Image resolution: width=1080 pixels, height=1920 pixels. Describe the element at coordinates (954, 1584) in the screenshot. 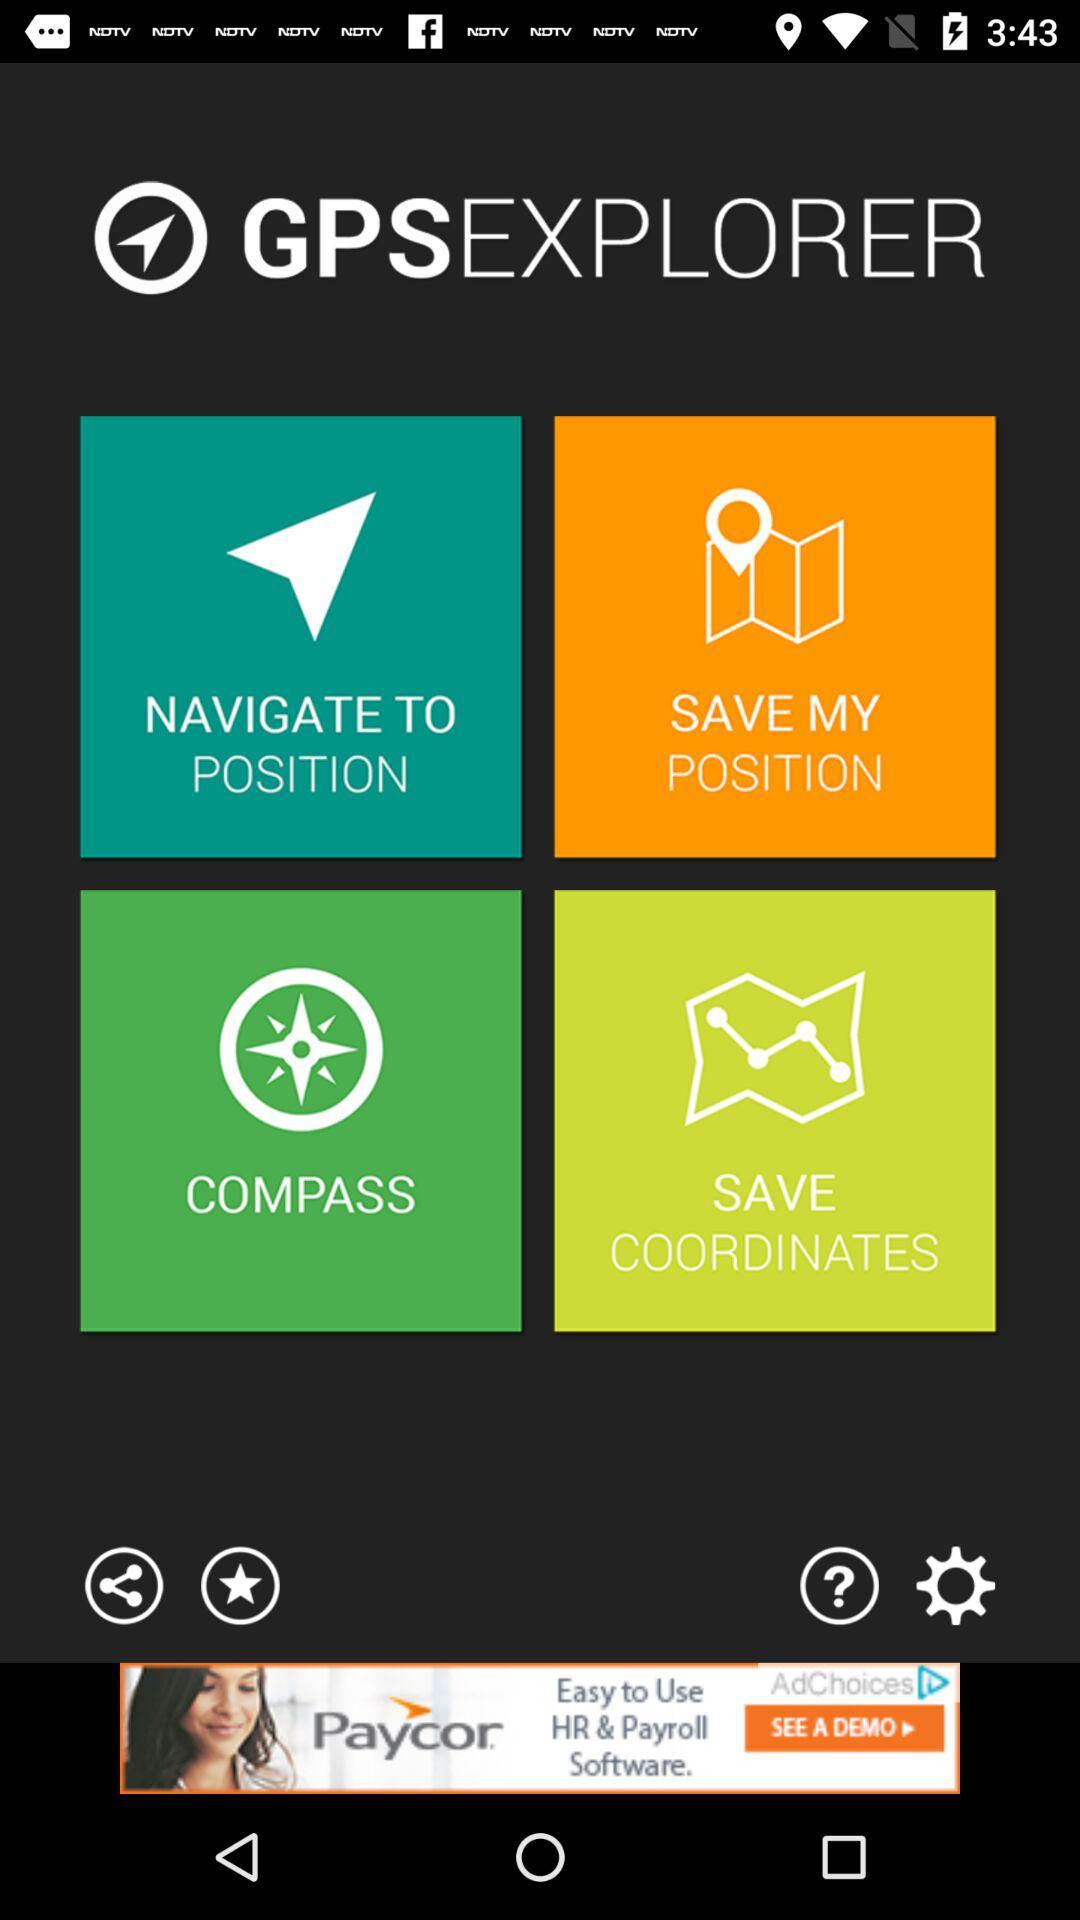

I see `settings option` at that location.